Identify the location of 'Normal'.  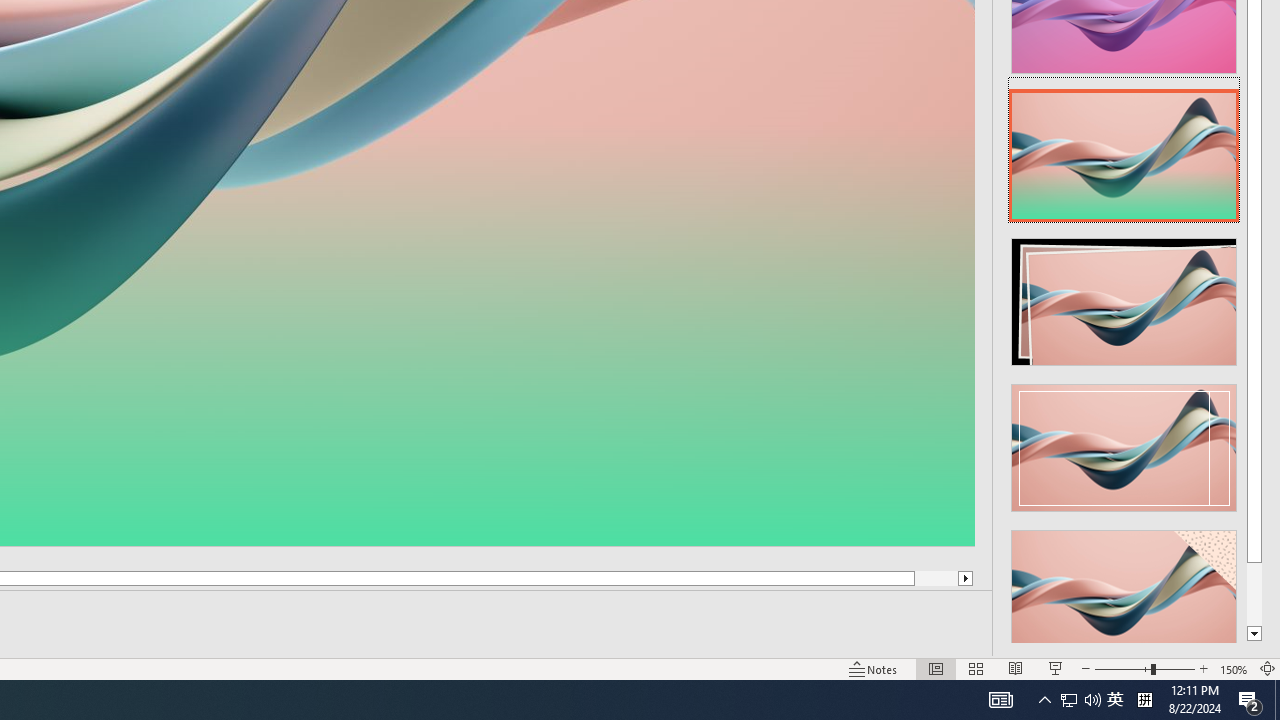
(935, 669).